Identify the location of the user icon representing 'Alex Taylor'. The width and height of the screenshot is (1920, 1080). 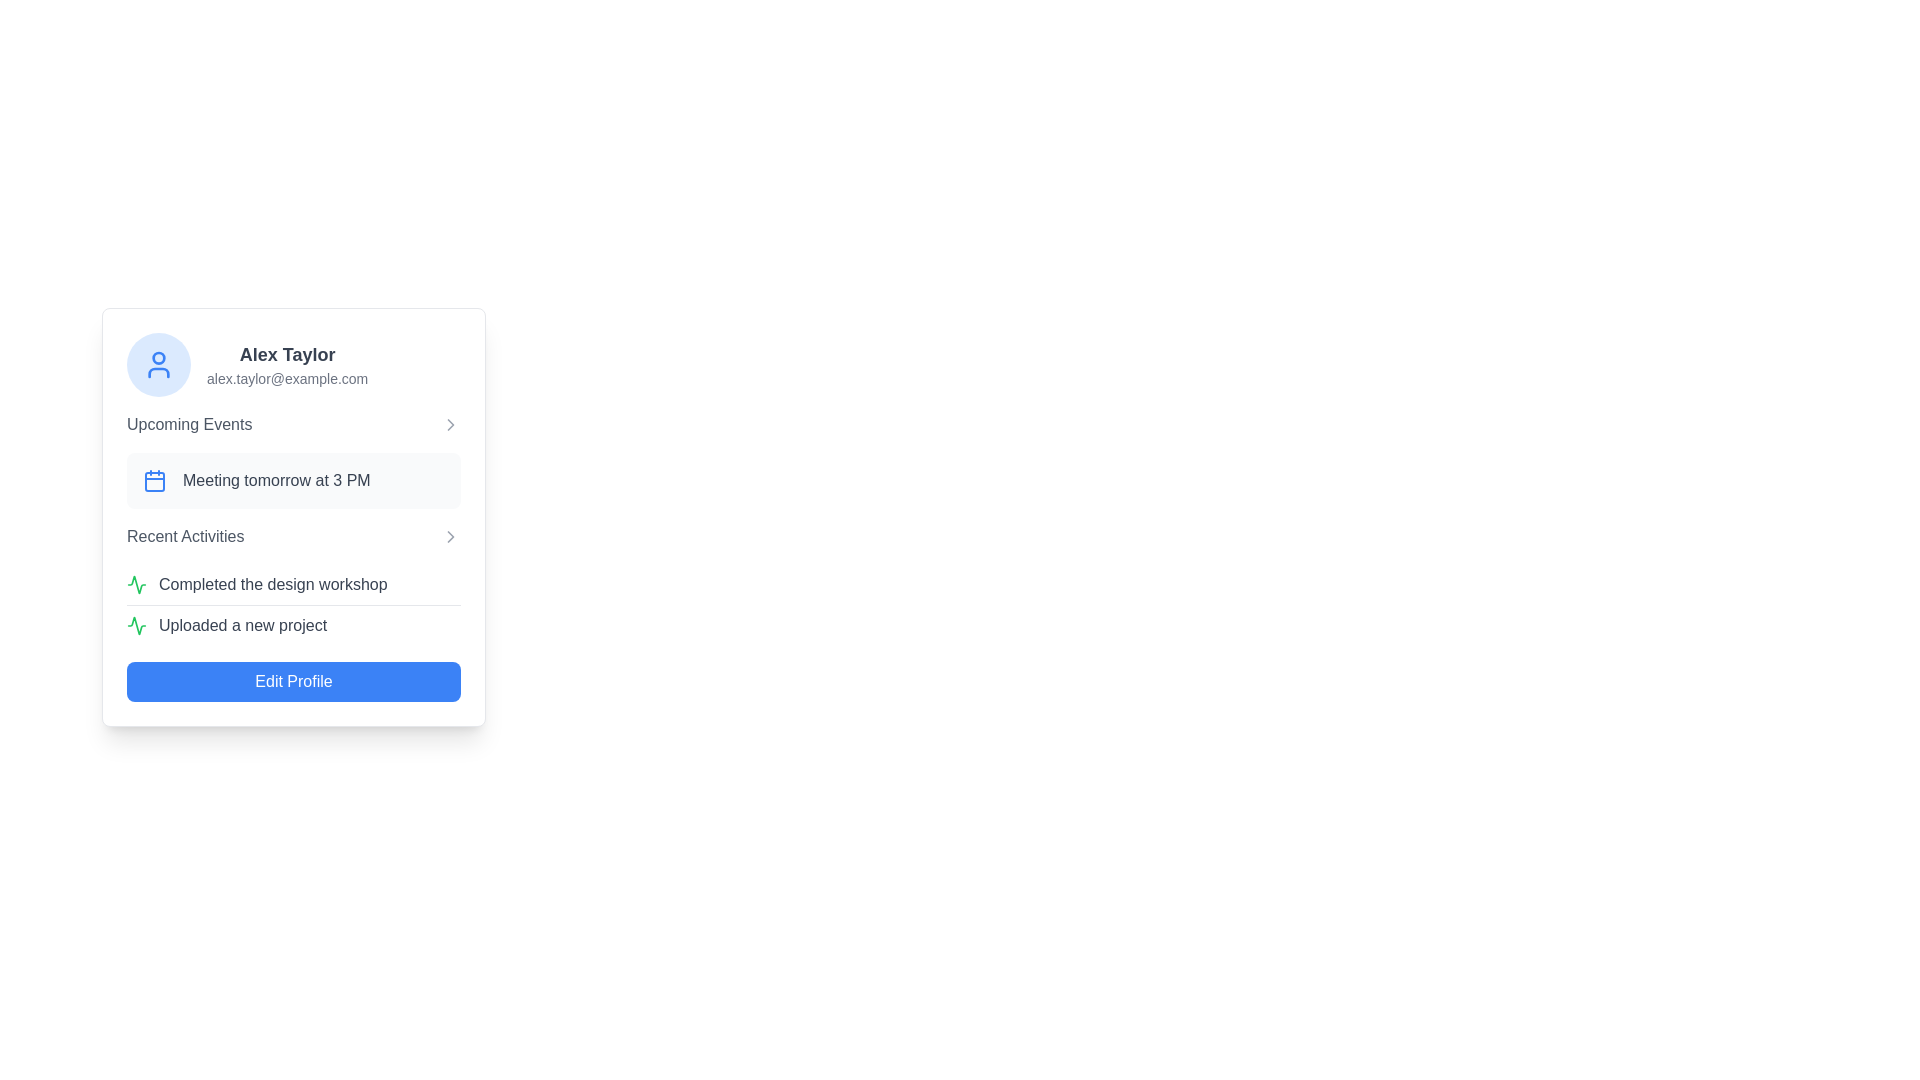
(157, 365).